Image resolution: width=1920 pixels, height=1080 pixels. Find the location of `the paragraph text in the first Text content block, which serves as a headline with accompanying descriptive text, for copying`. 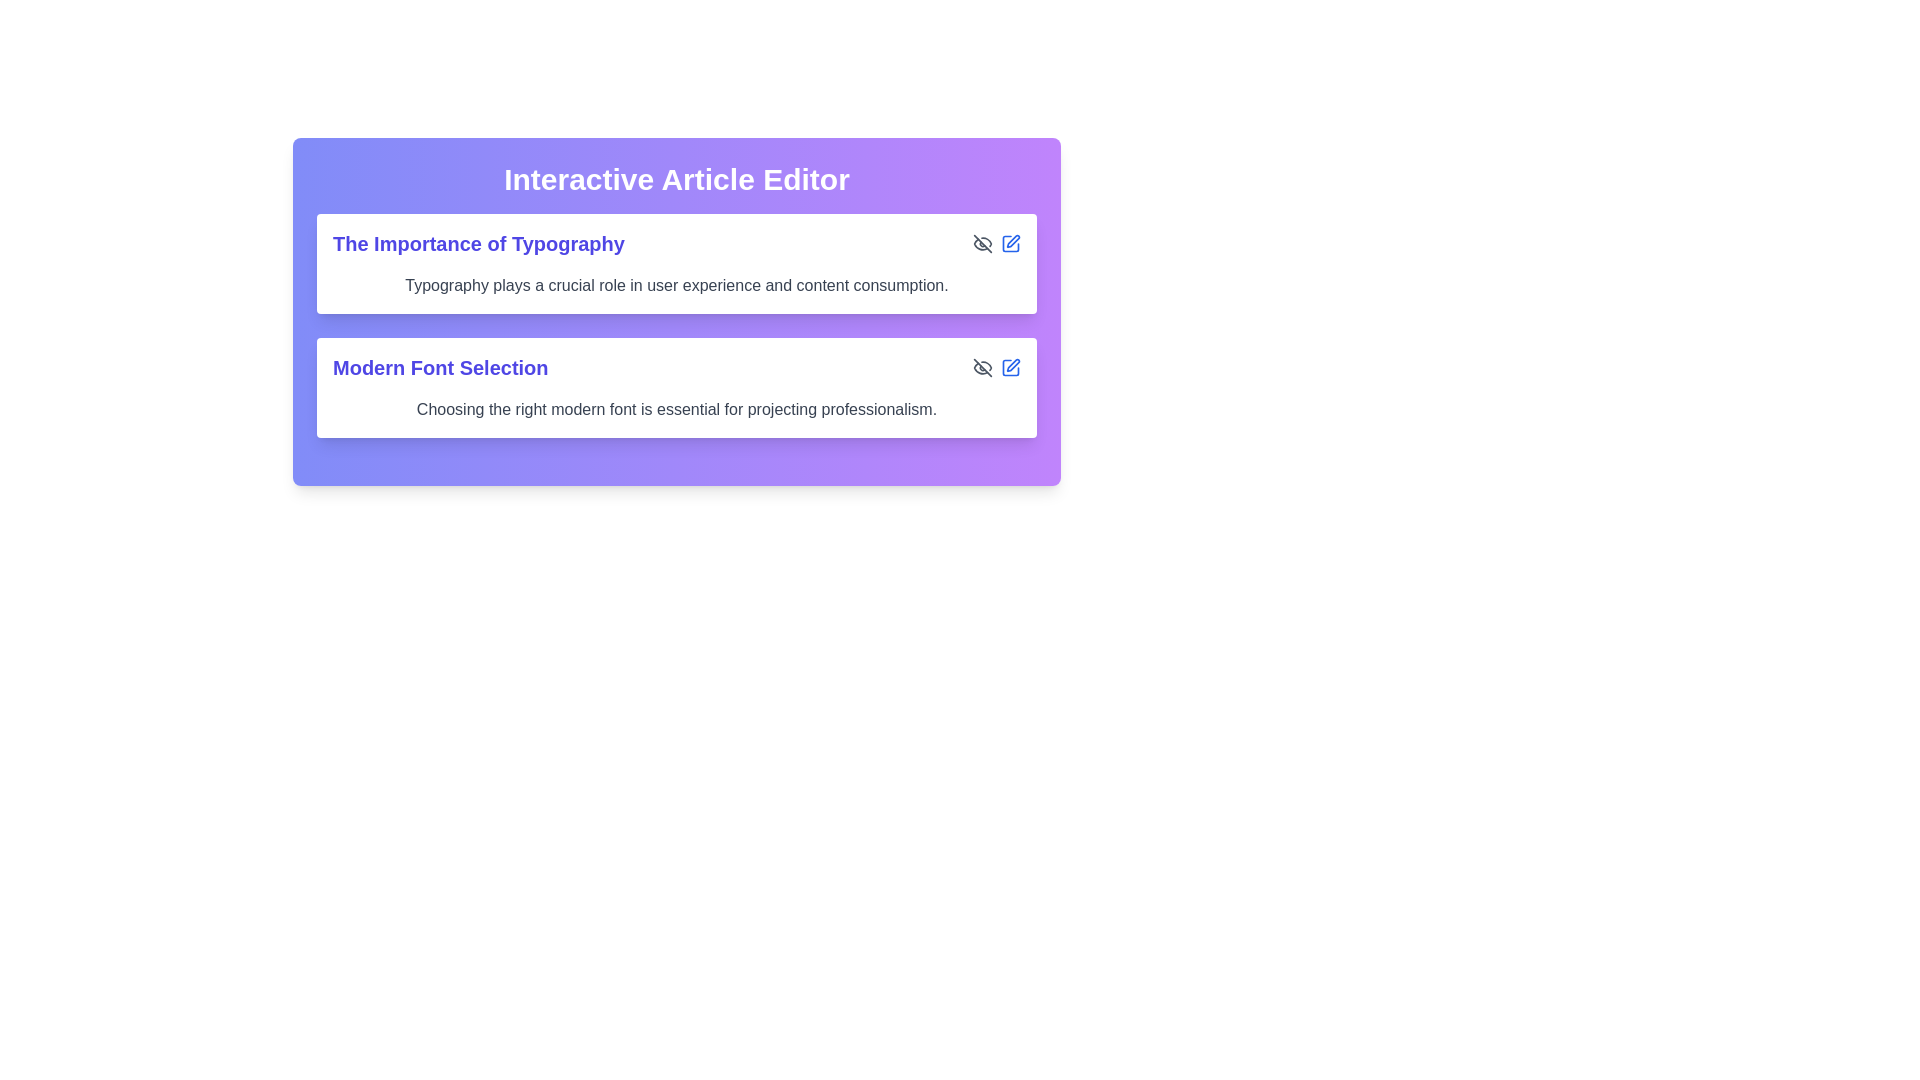

the paragraph text in the first Text content block, which serves as a headline with accompanying descriptive text, for copying is located at coordinates (676, 262).